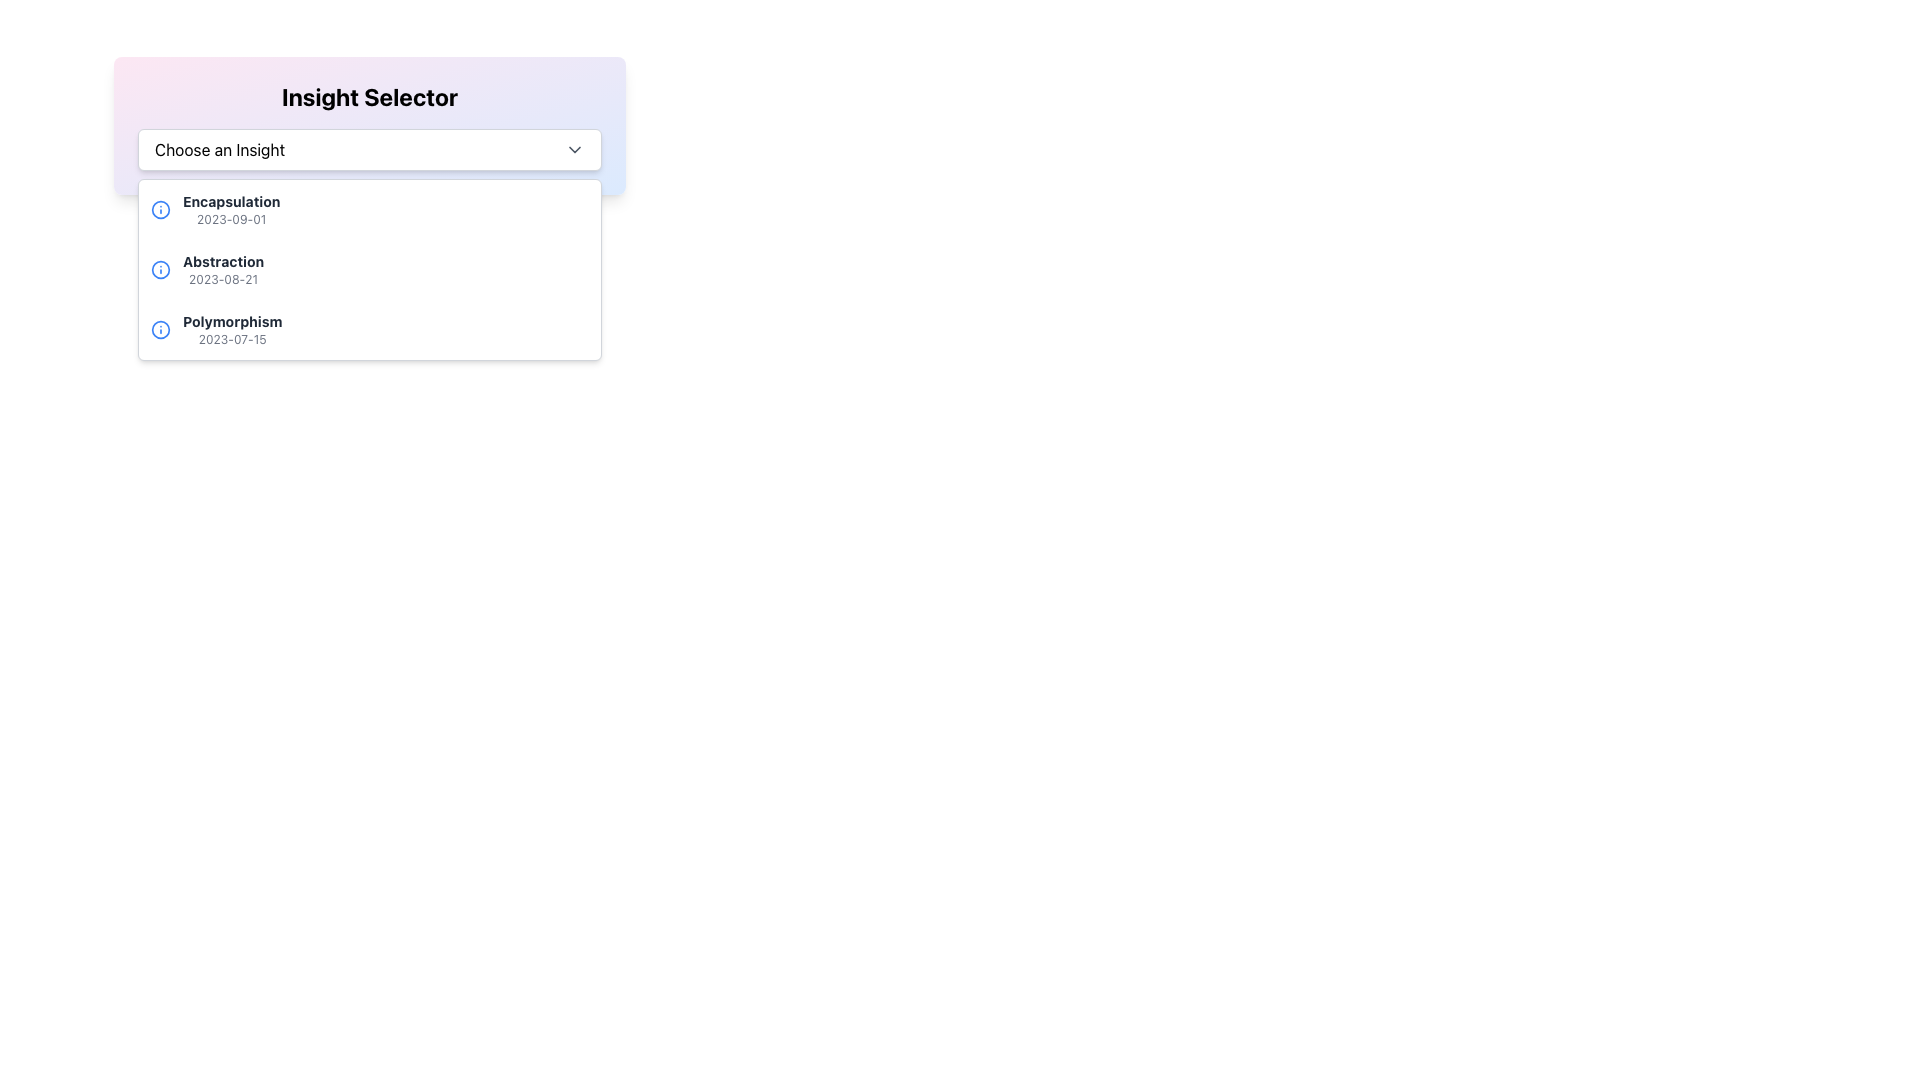 The image size is (1920, 1080). I want to click on the third item in the dropdown list titled 'Polymorphism', so click(369, 329).